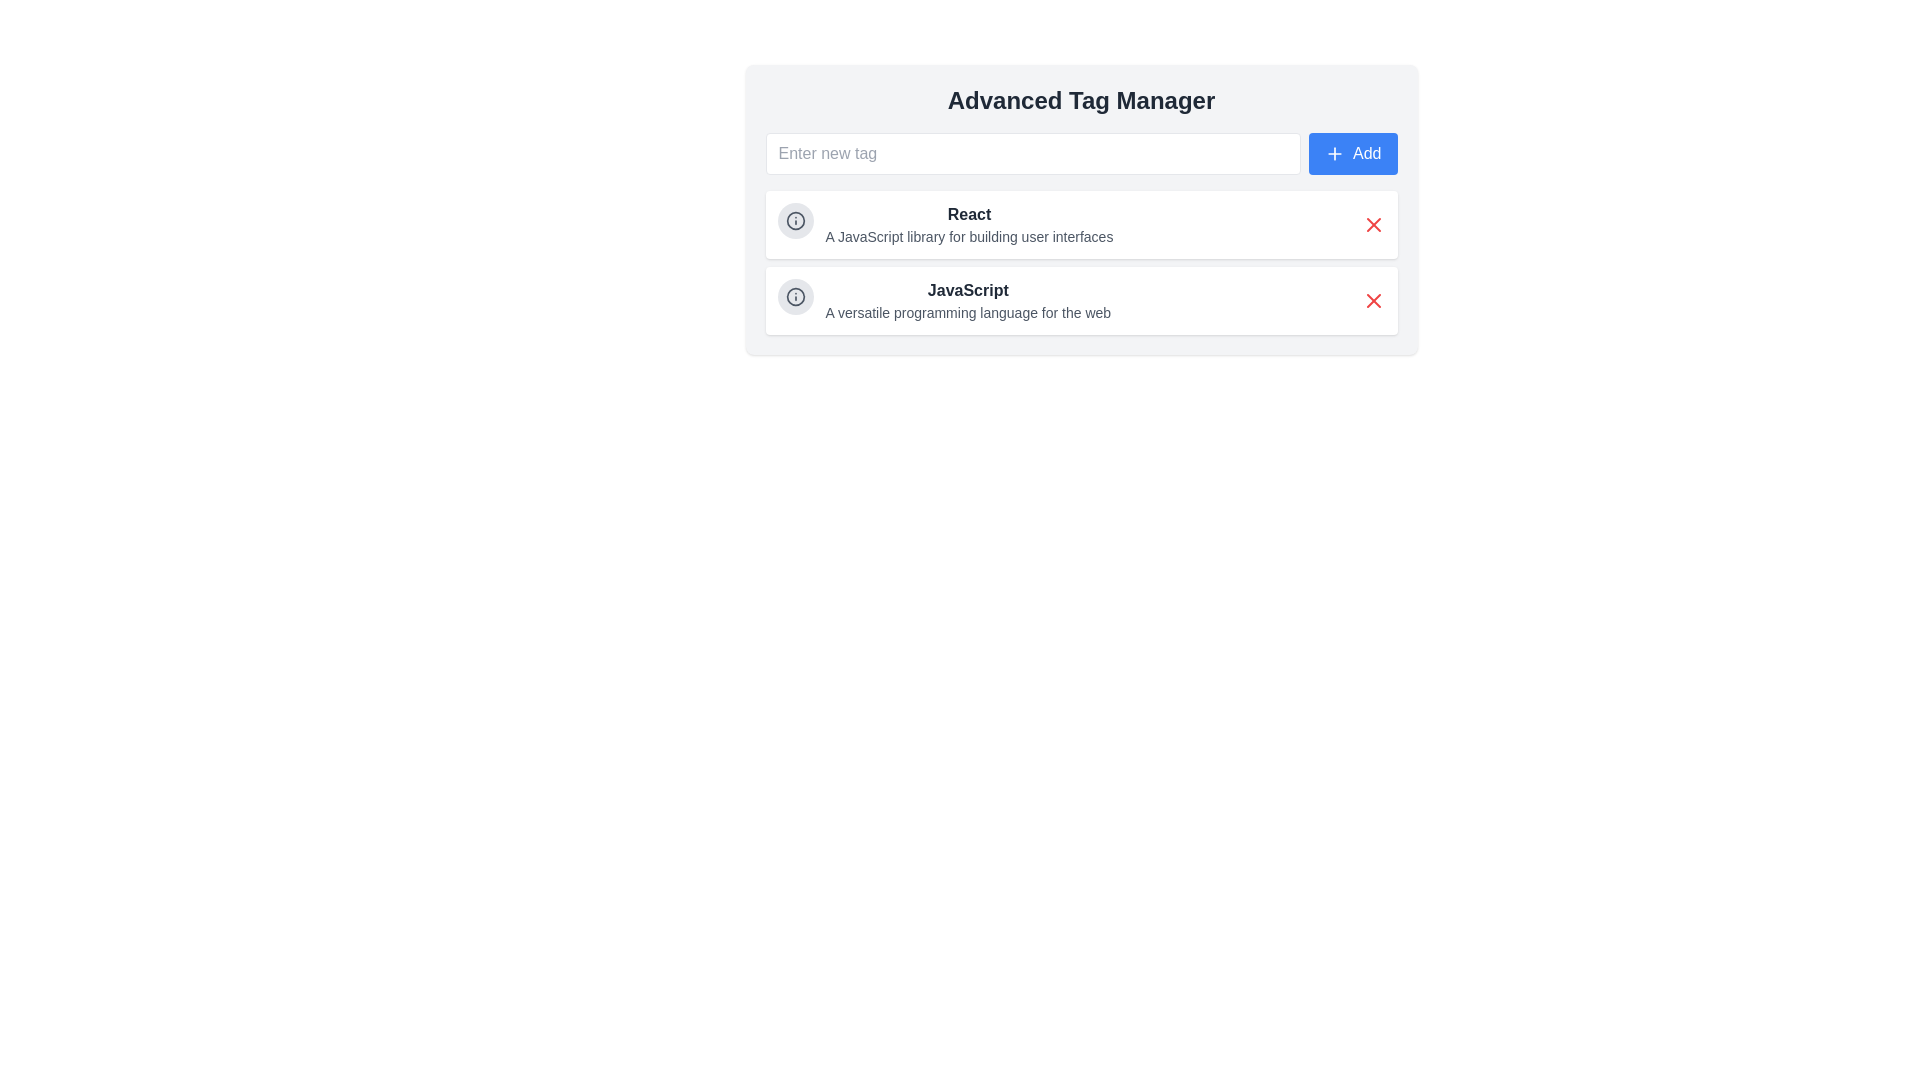  I want to click on the first item of the 'Advanced Tag Manager' list, so click(1080, 224).